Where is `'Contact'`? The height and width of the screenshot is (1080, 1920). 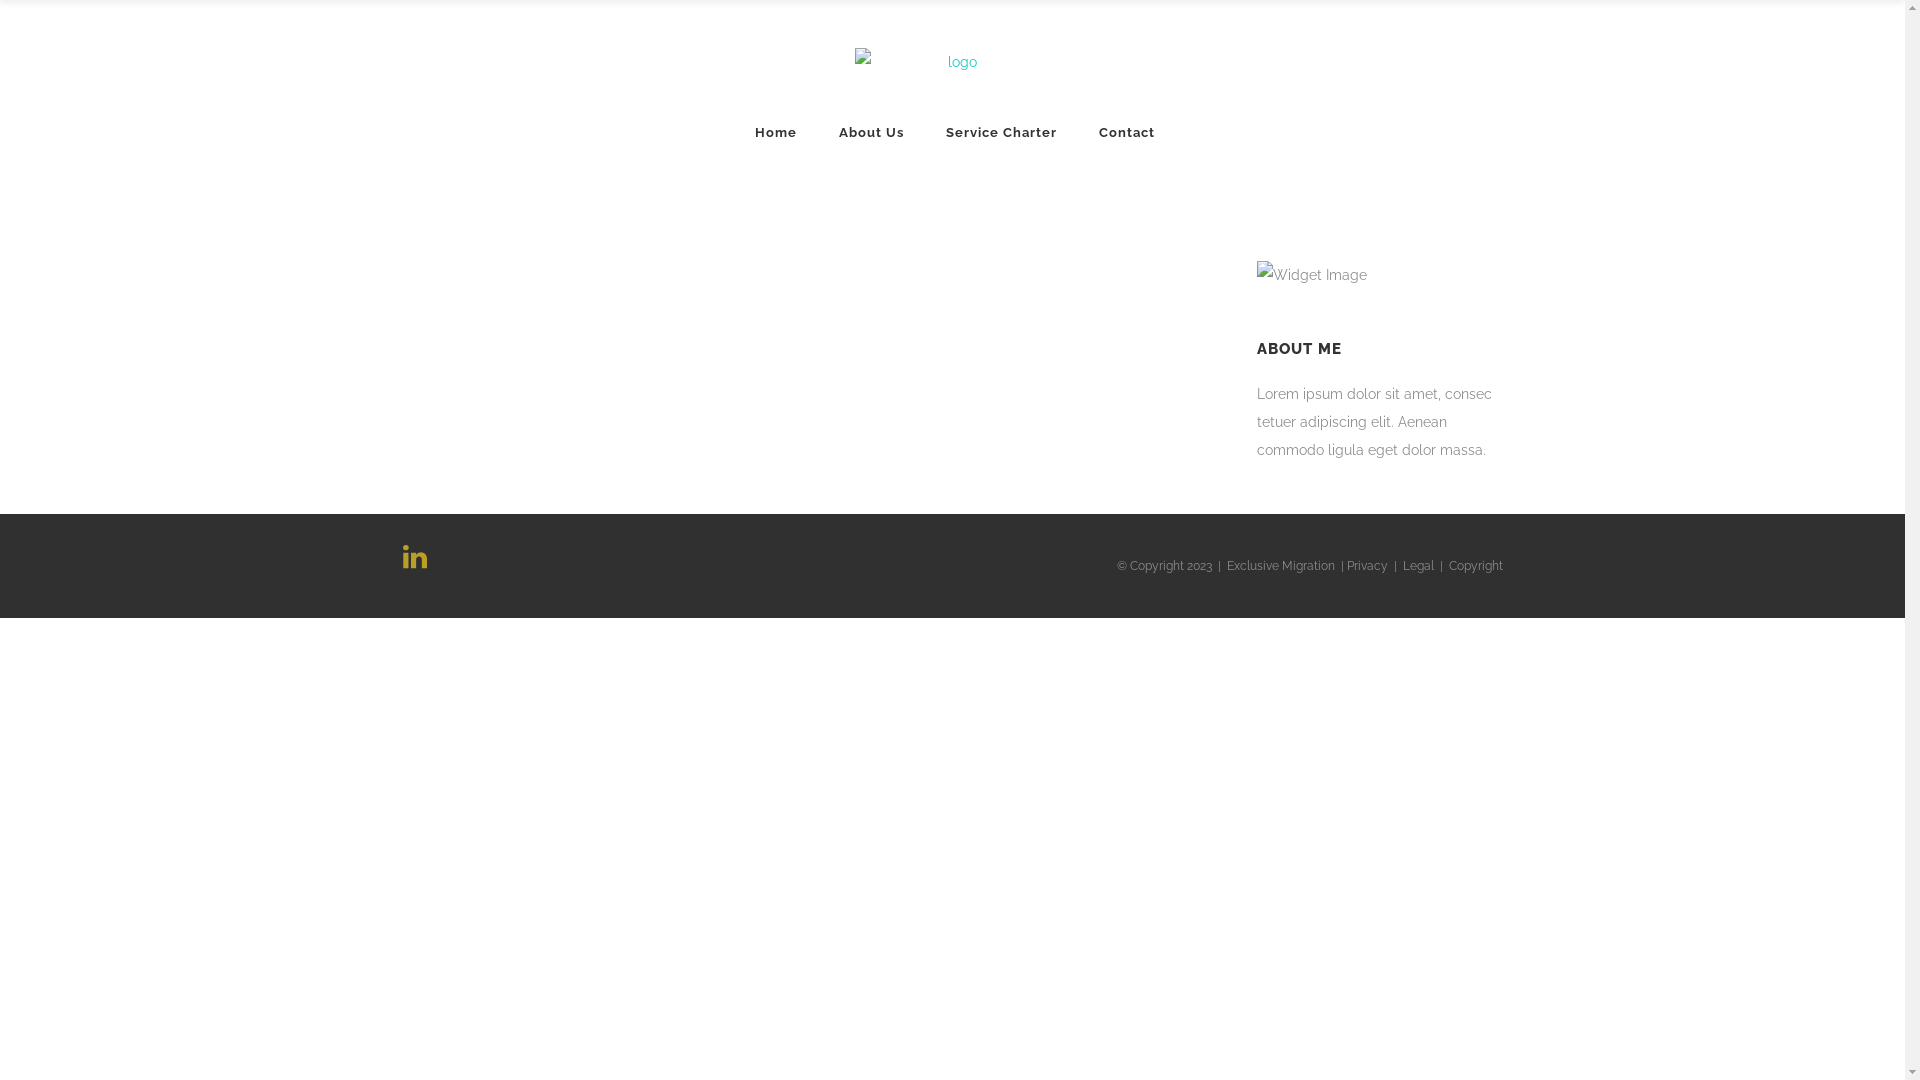 'Contact' is located at coordinates (1127, 131).